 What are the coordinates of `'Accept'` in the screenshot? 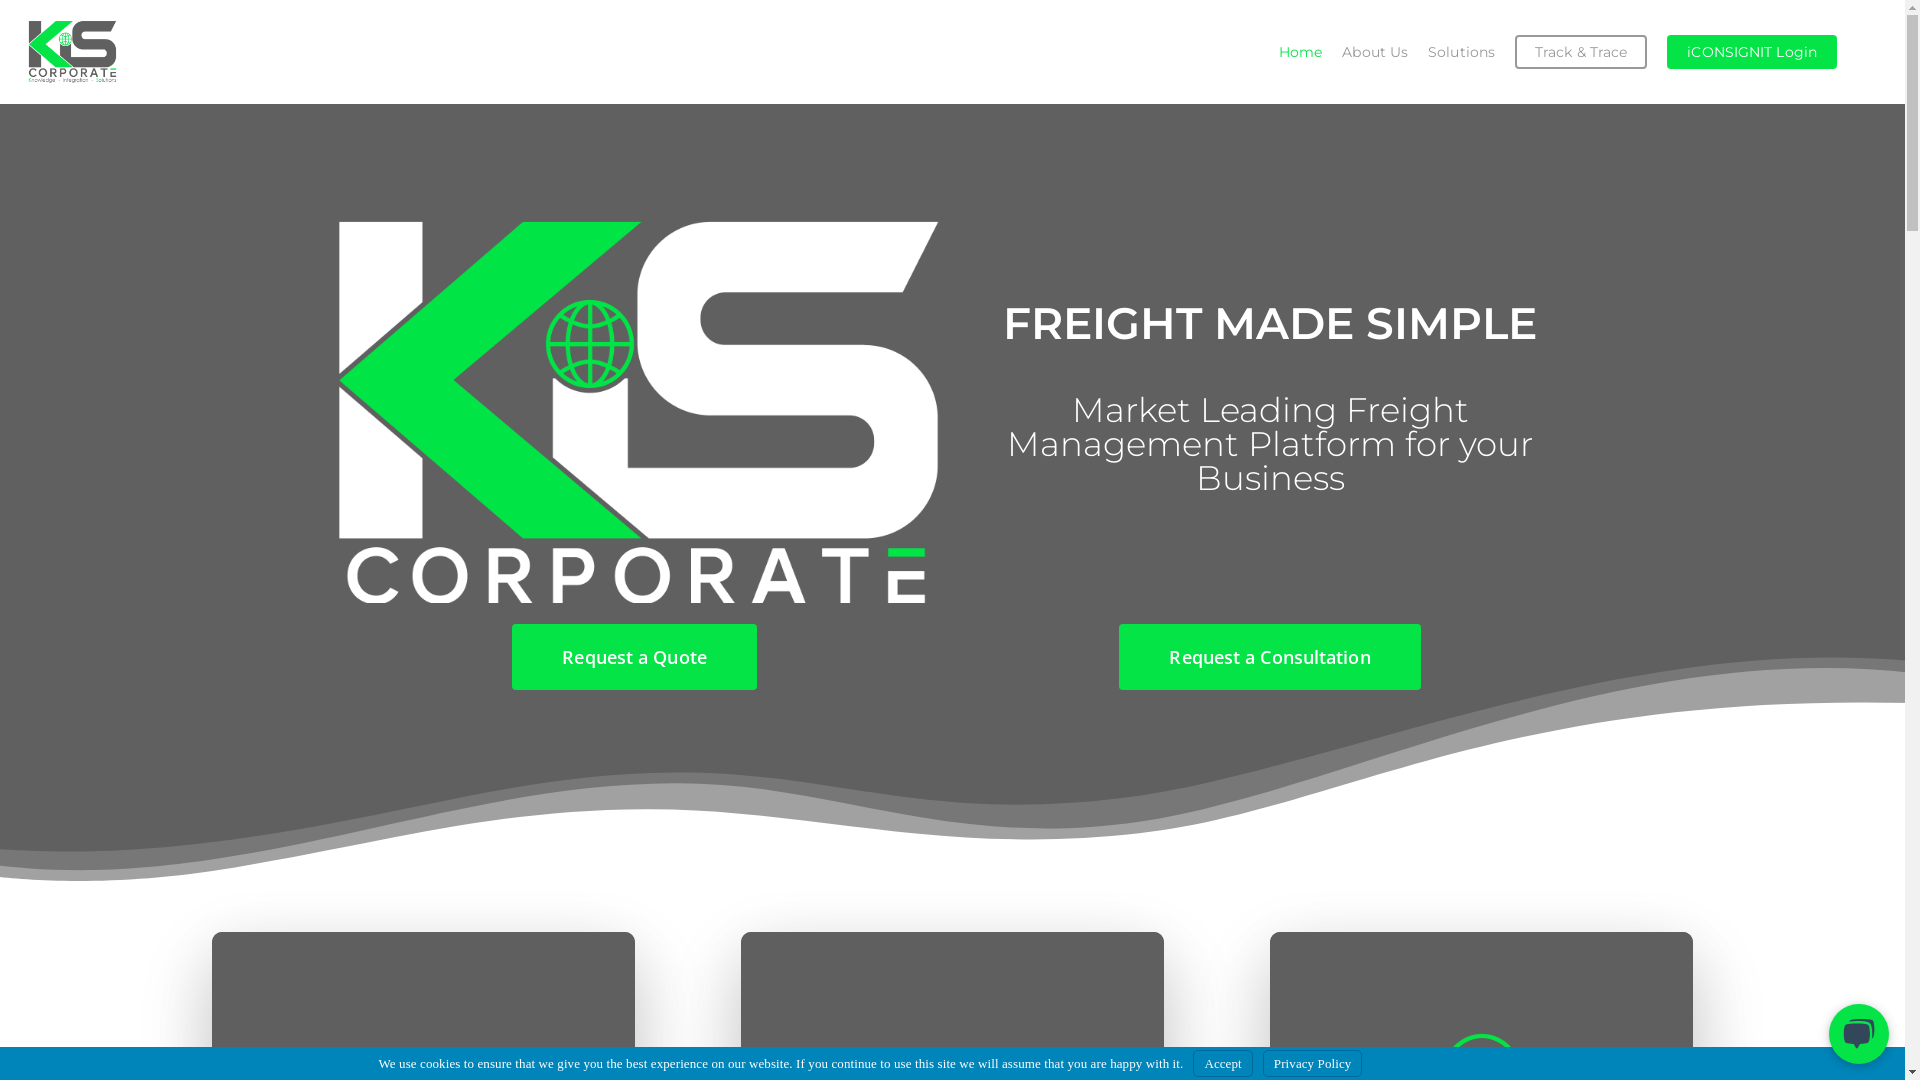 It's located at (1221, 1062).